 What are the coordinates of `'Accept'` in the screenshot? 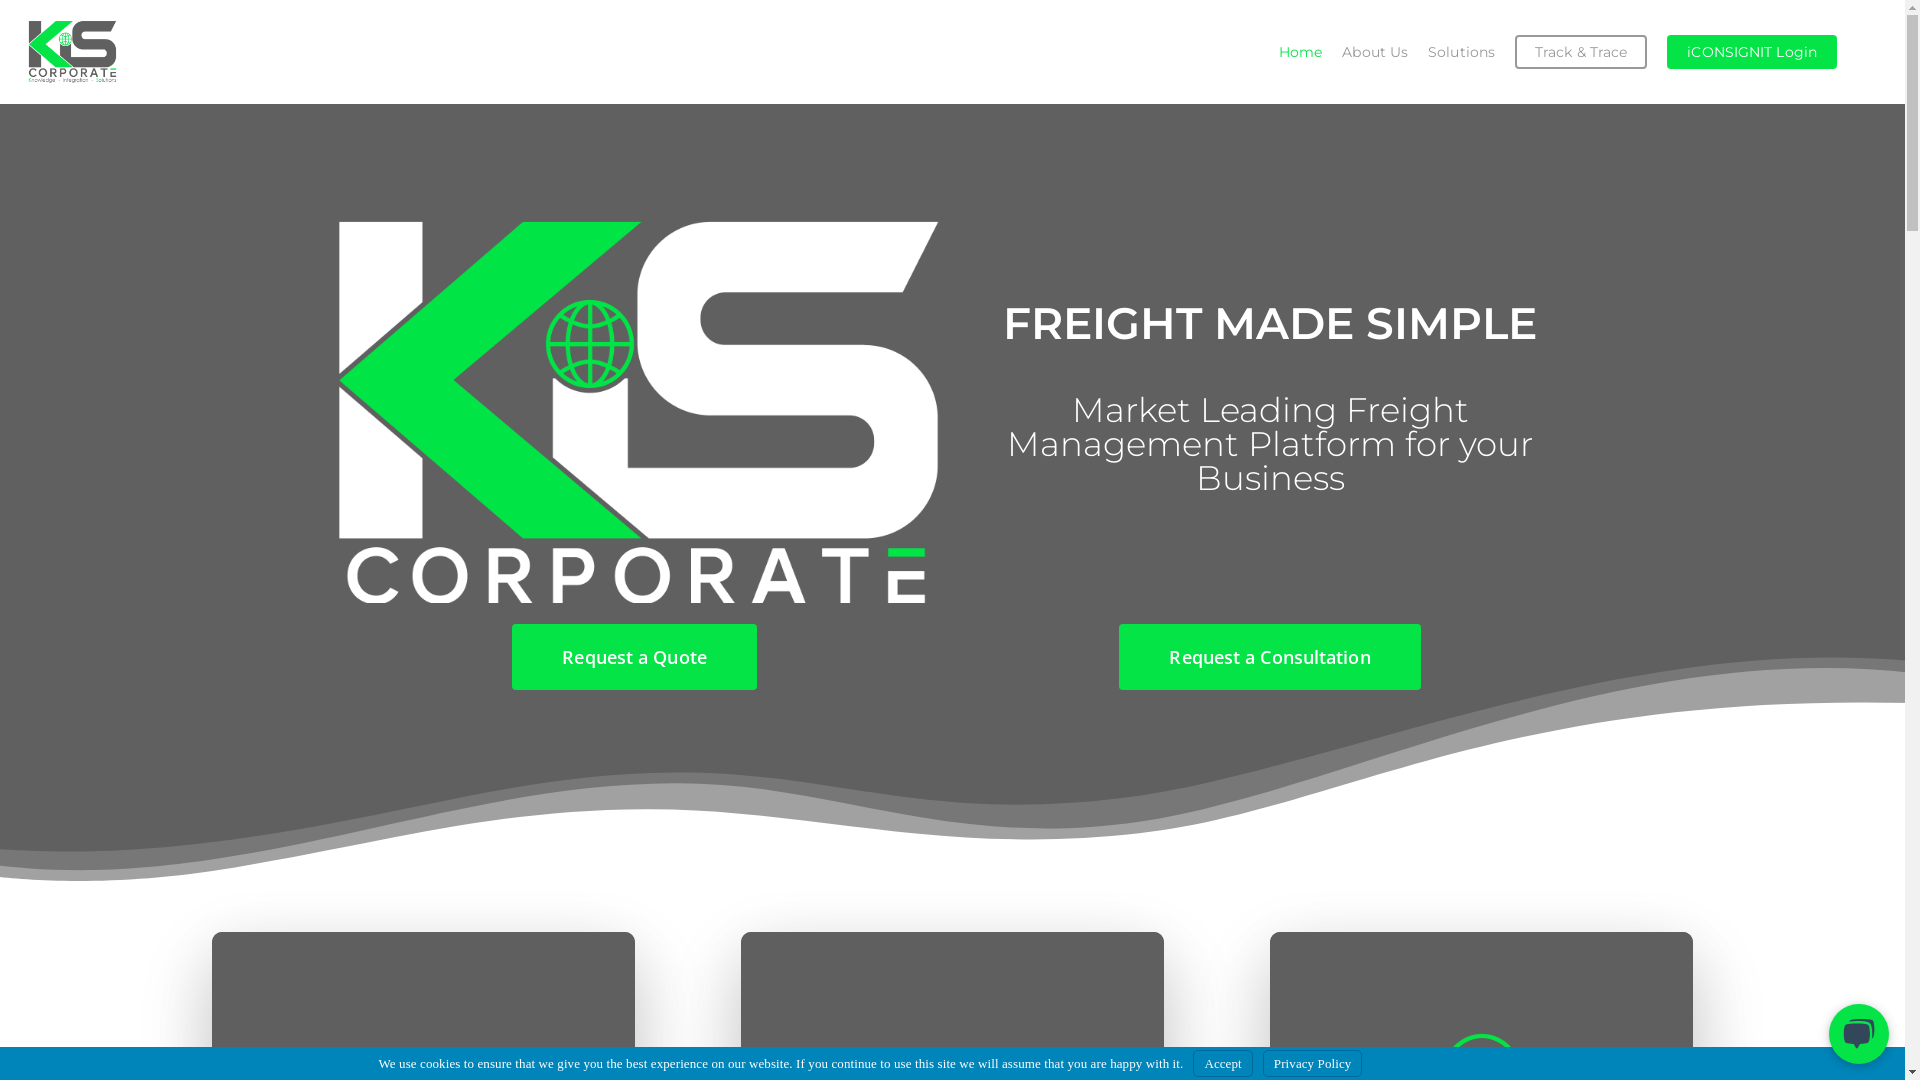 It's located at (1221, 1062).